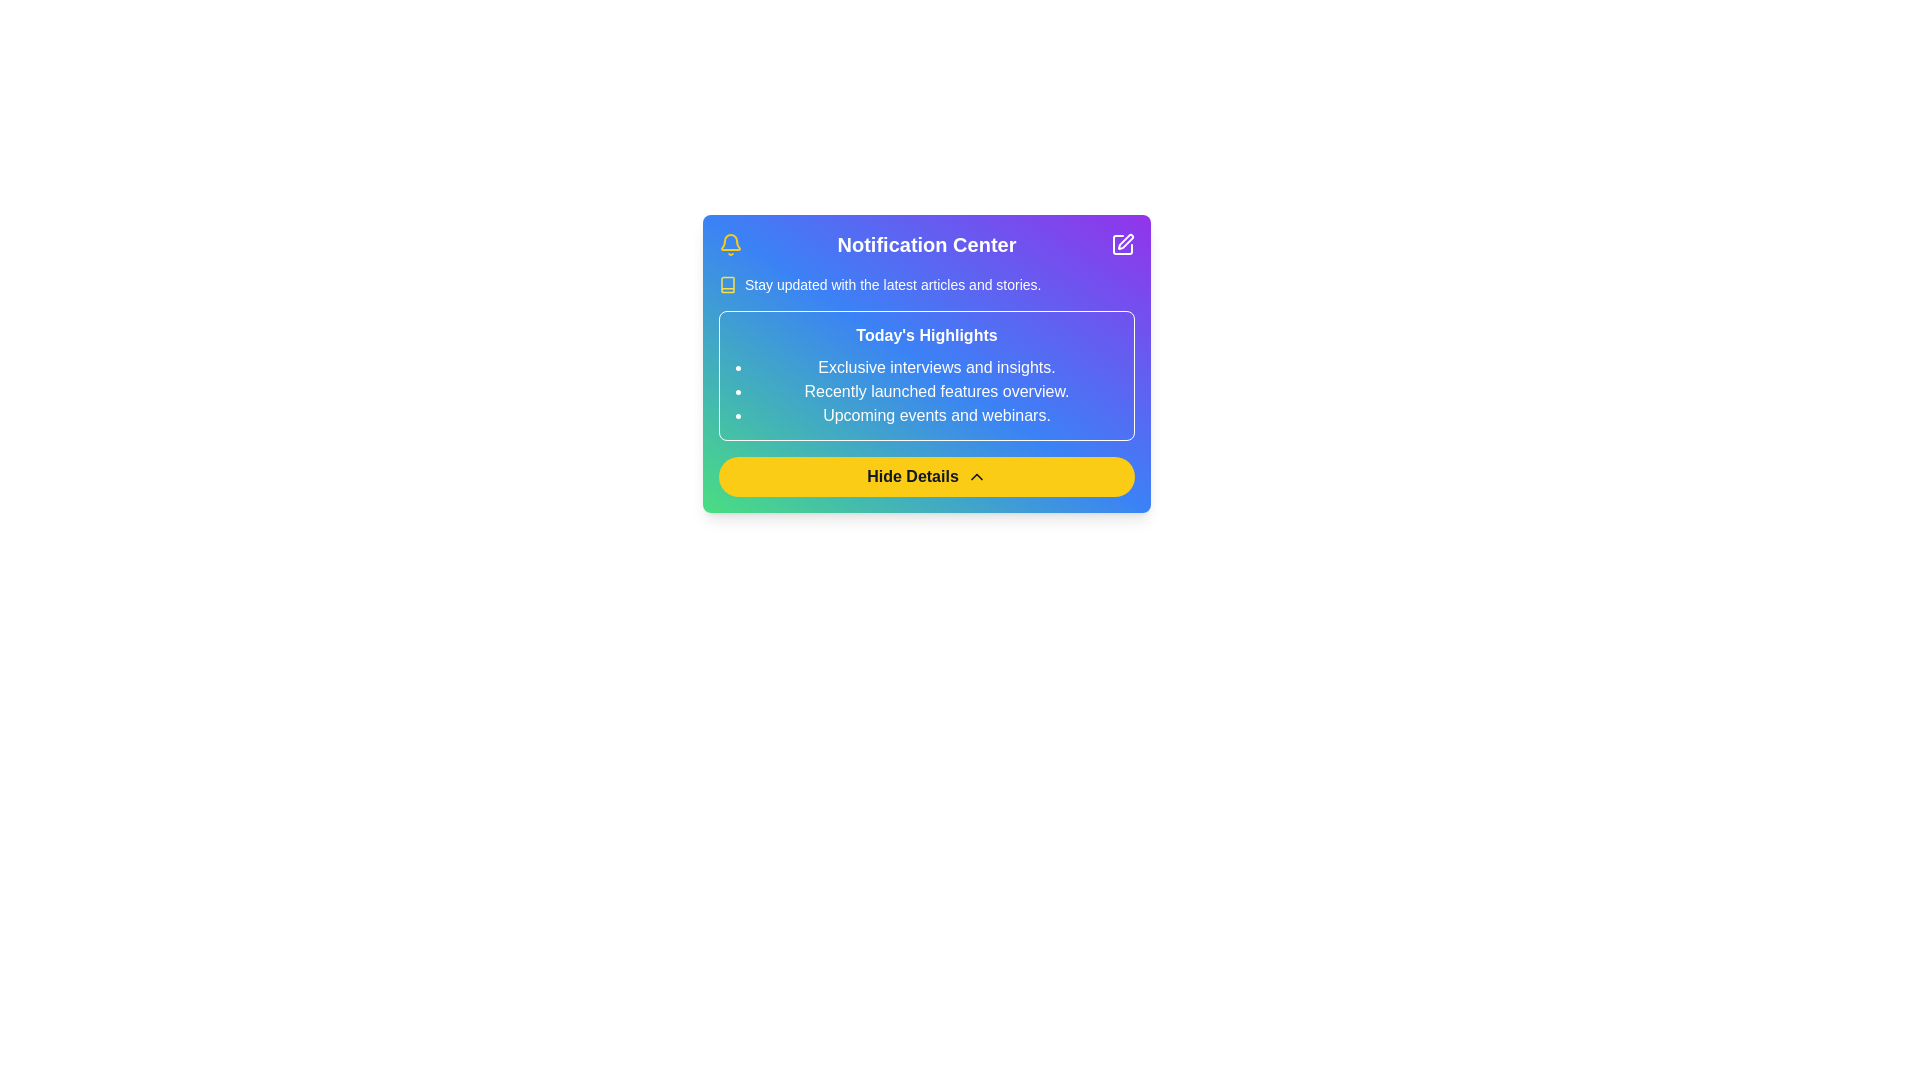 The width and height of the screenshot is (1920, 1080). What do you see at coordinates (935, 392) in the screenshot?
I see `the second item in the vertical bullet-point list that displays a summary of recently launched features, located within the 'Today's Highlights' notification panel` at bounding box center [935, 392].